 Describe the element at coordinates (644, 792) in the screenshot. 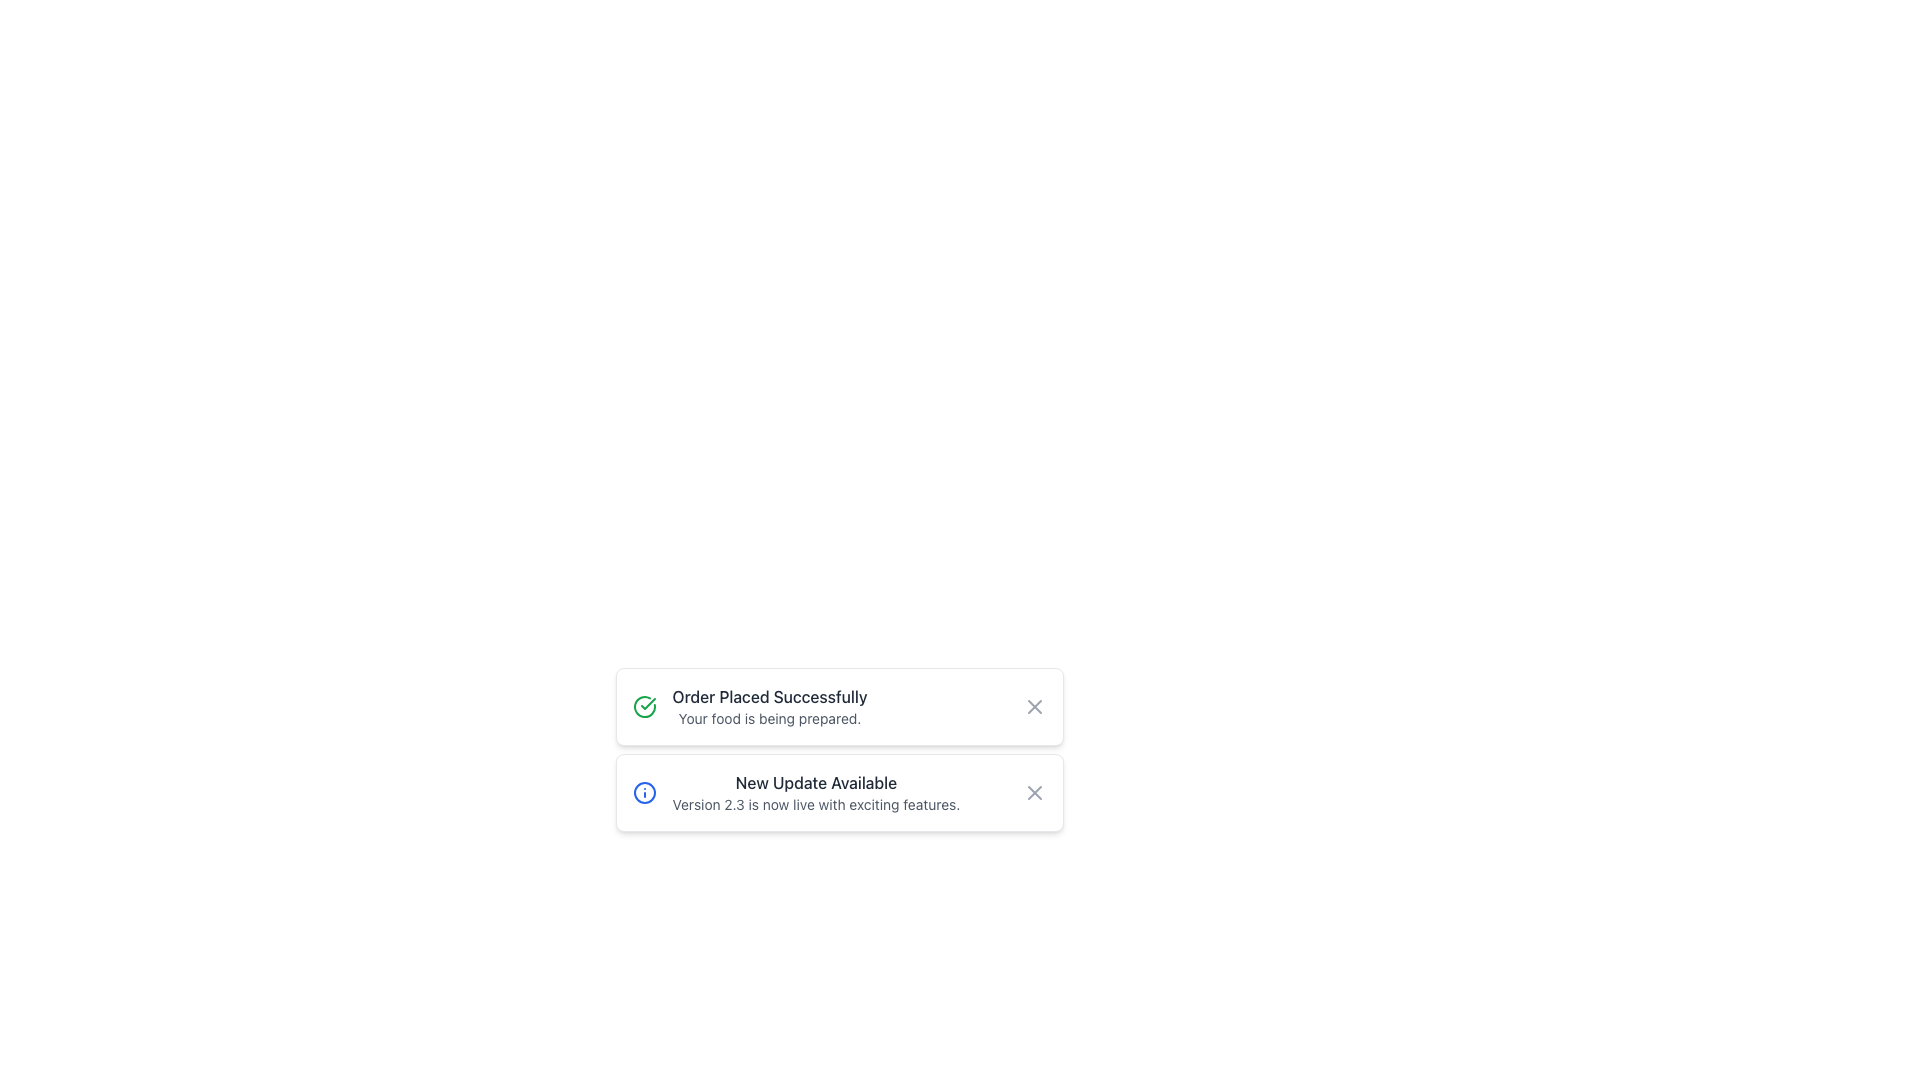

I see `the circular graphical element representing an informational or status icon within the notification for 'New Update Available'` at that location.